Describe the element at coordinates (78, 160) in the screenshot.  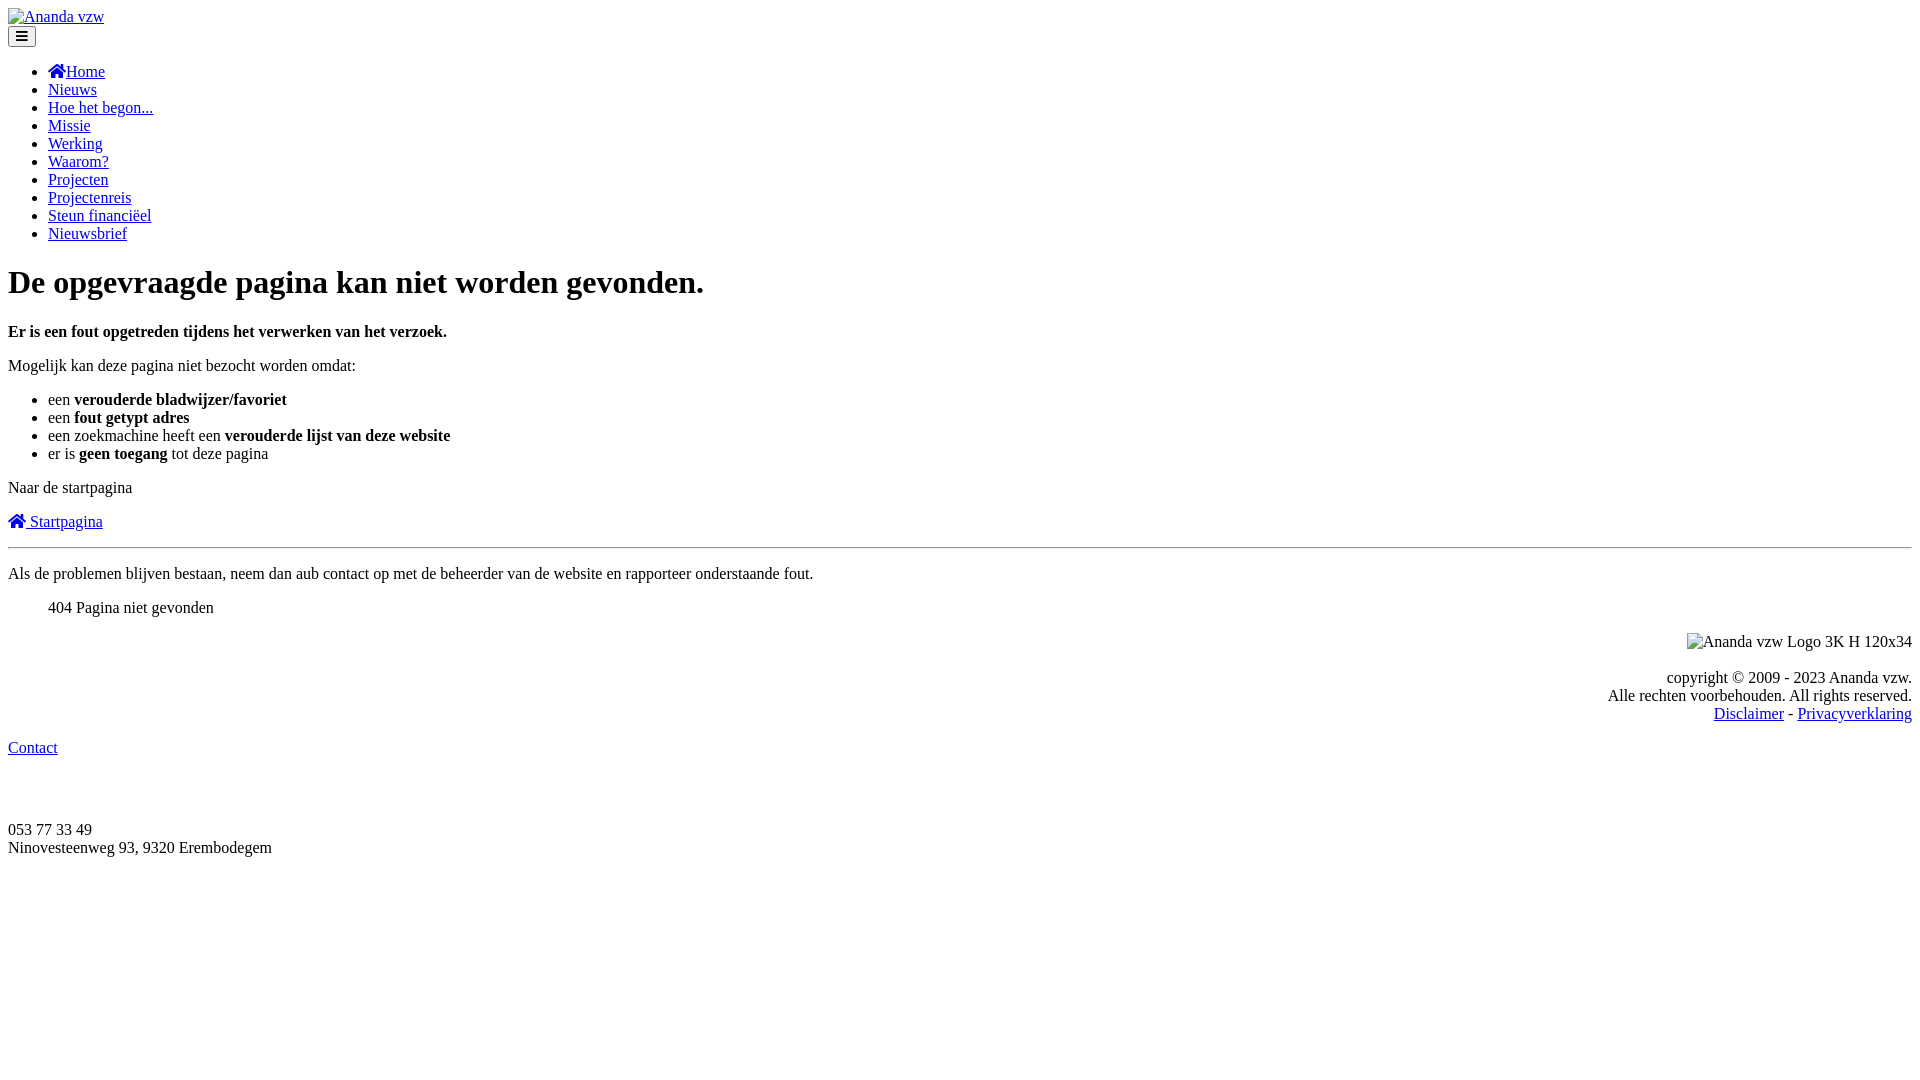
I see `'Waarom?'` at that location.